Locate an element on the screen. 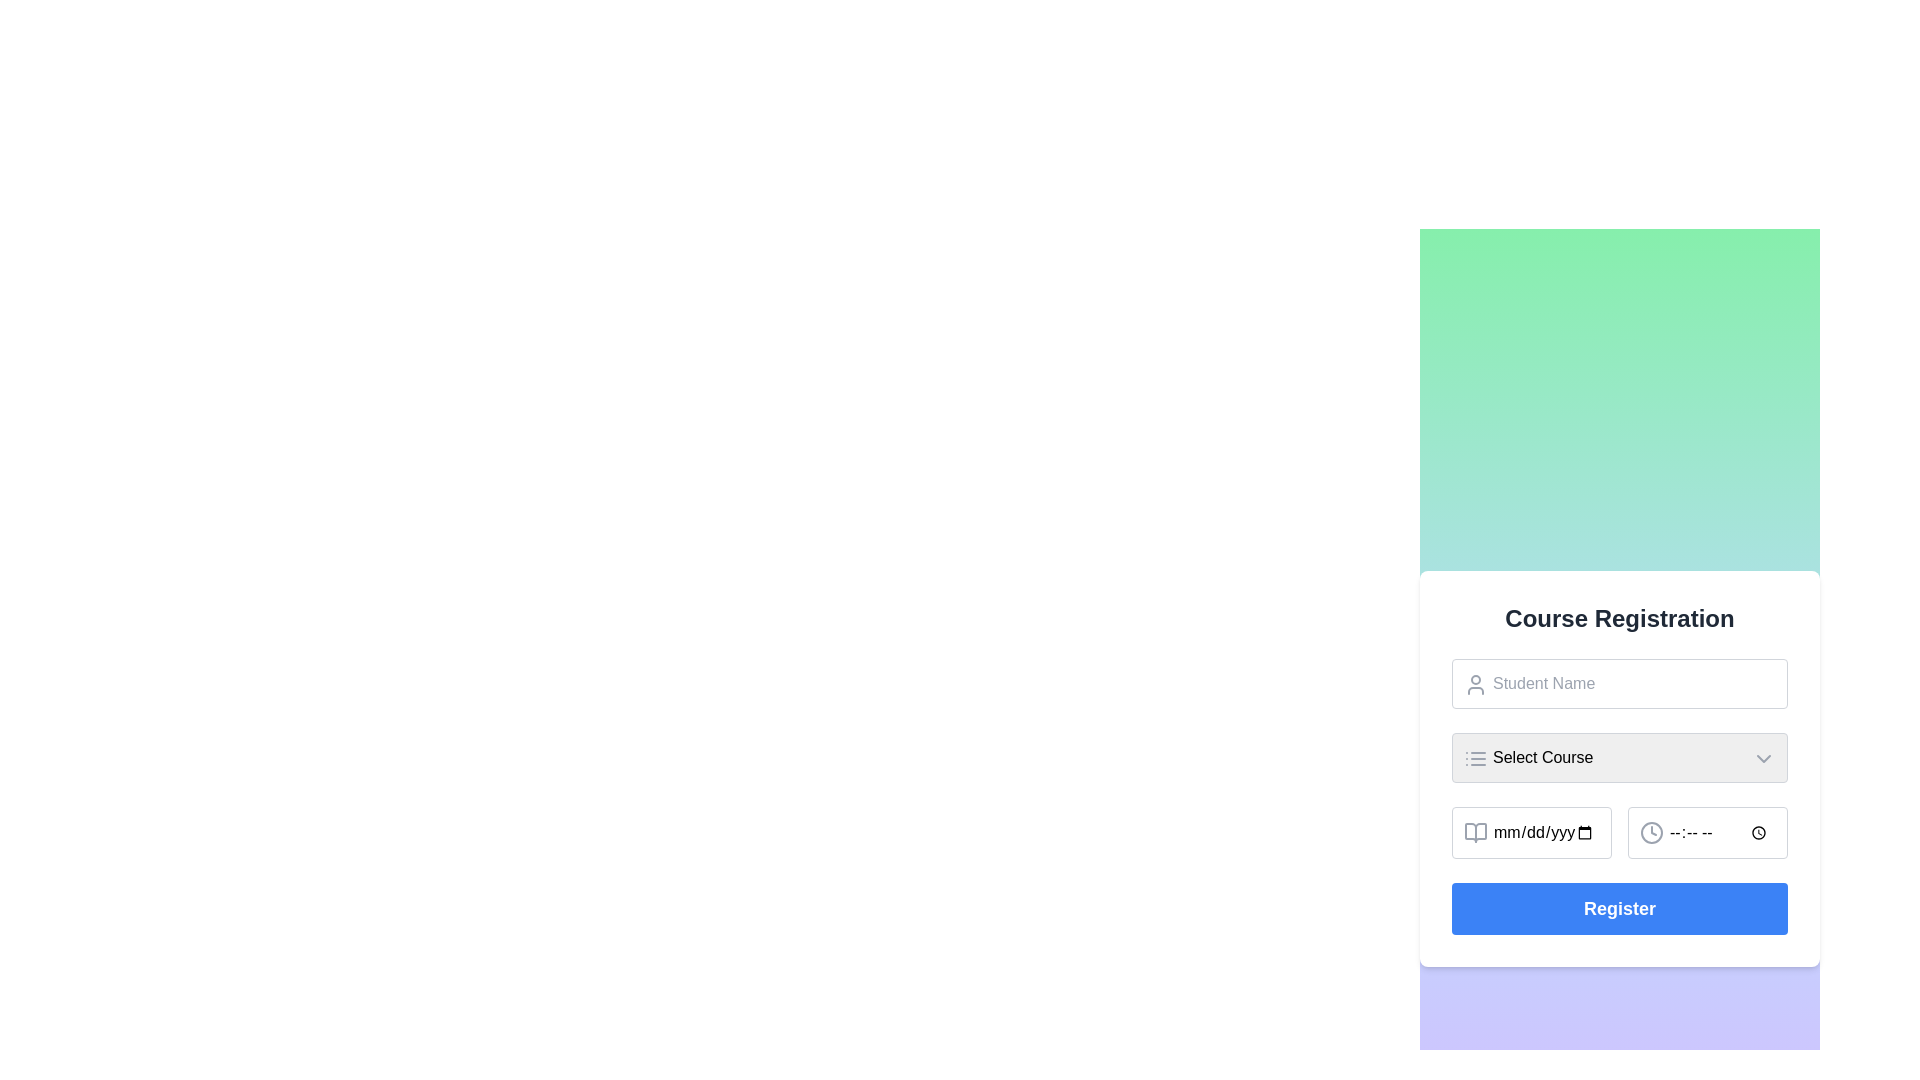  the 'Submit' button located at the bottom of the 'Course Registration' form is located at coordinates (1620, 909).